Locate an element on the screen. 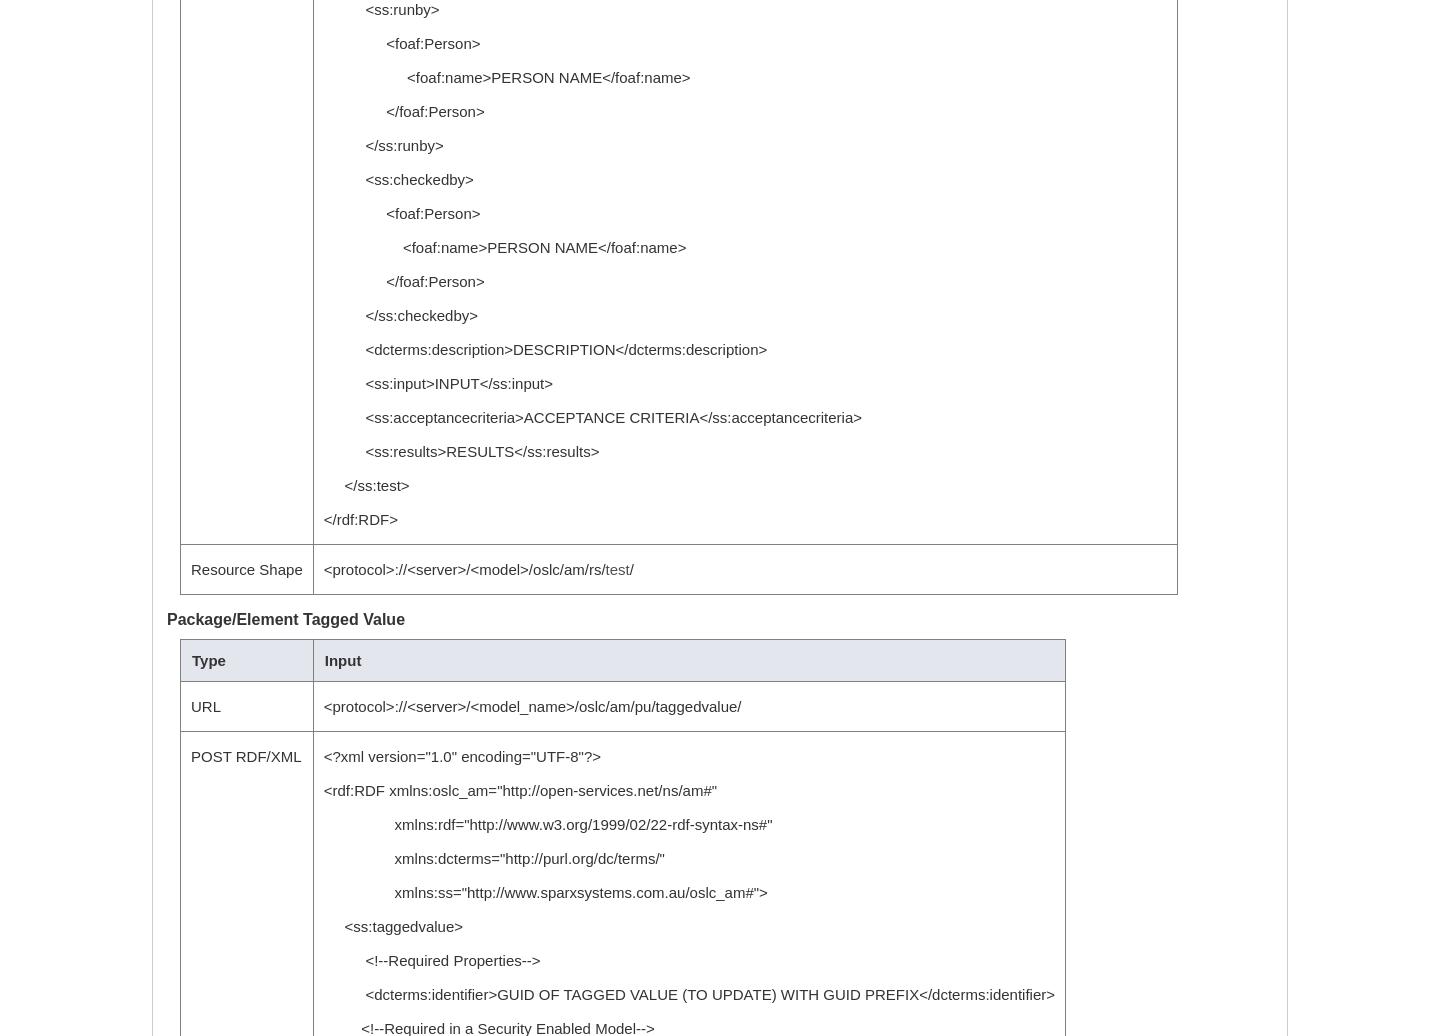  '<ss:runby>' is located at coordinates (380, 9).